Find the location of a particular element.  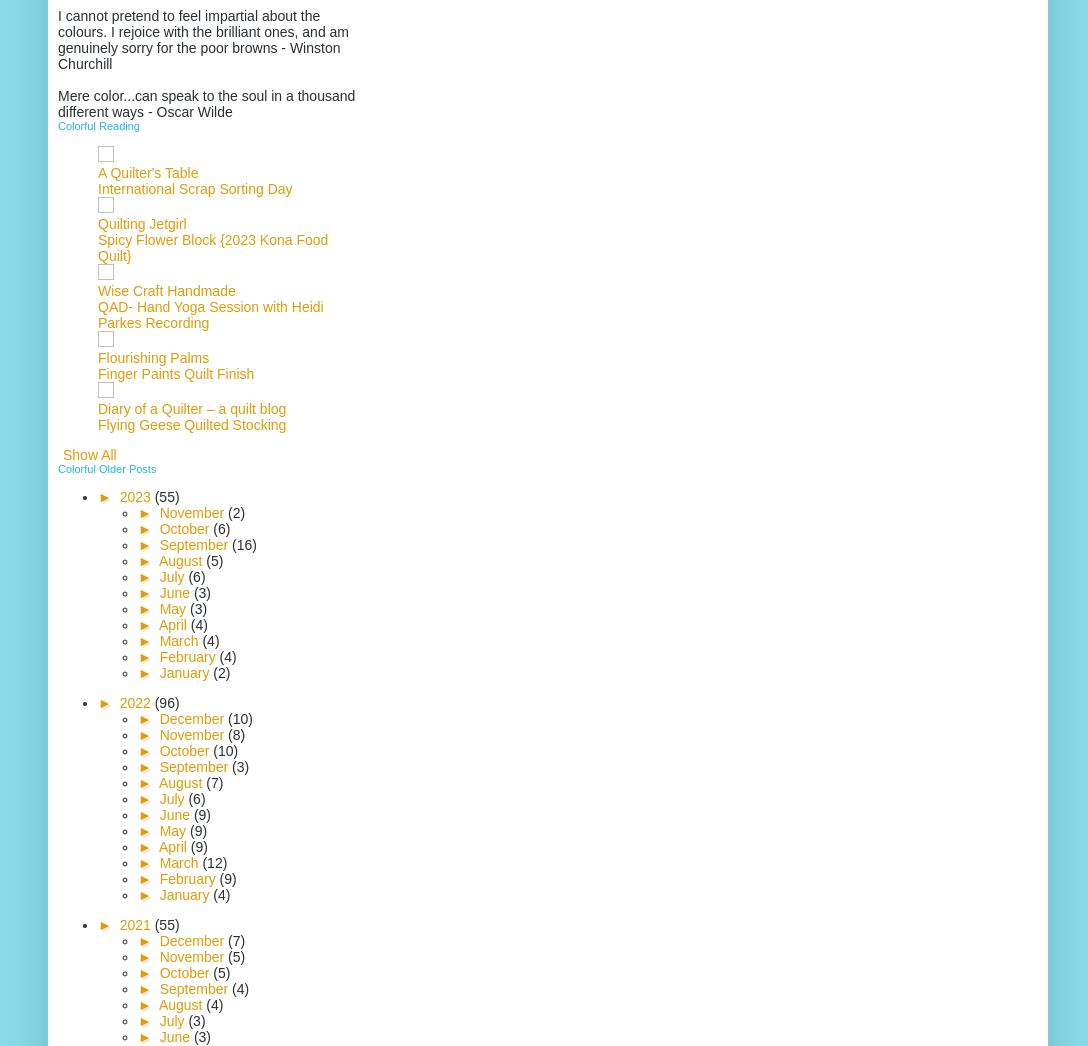

'2021' is located at coordinates (136, 924).